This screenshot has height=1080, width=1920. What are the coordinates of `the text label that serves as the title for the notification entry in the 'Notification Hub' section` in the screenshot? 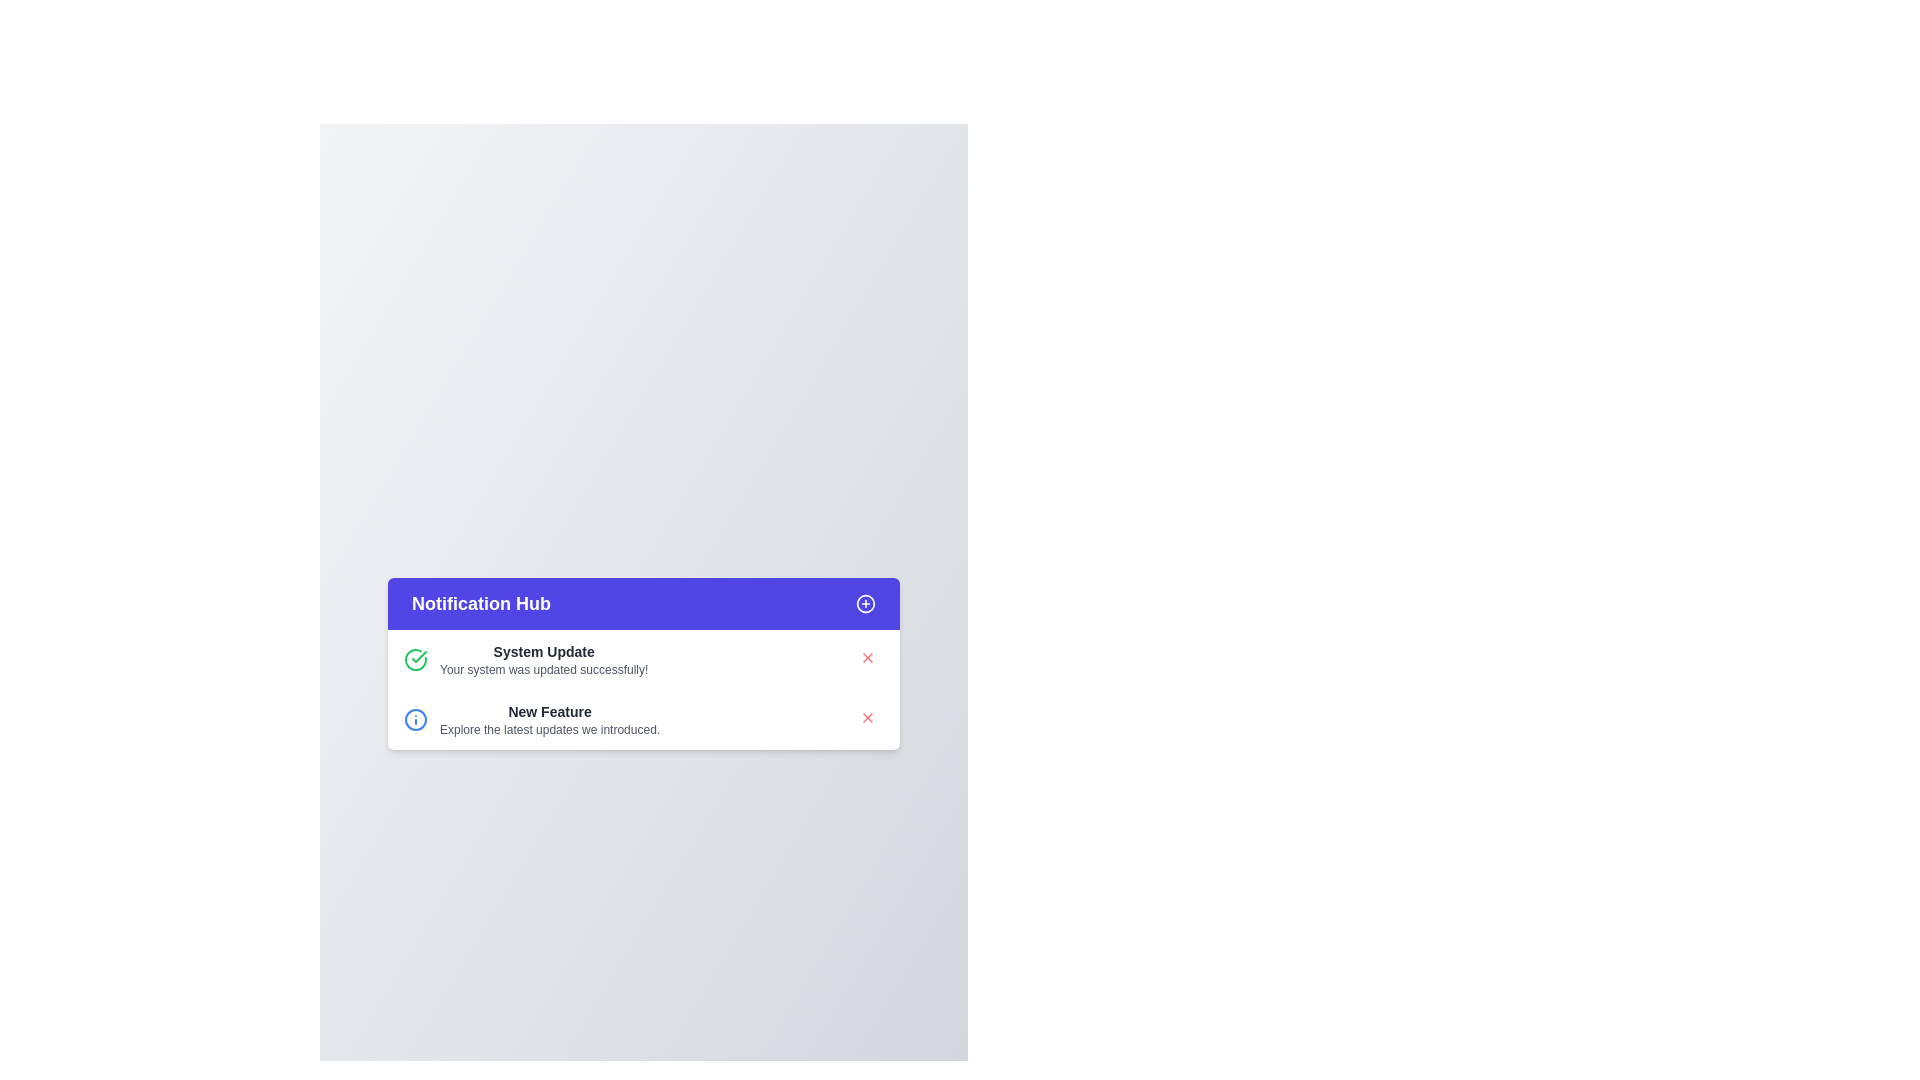 It's located at (550, 711).